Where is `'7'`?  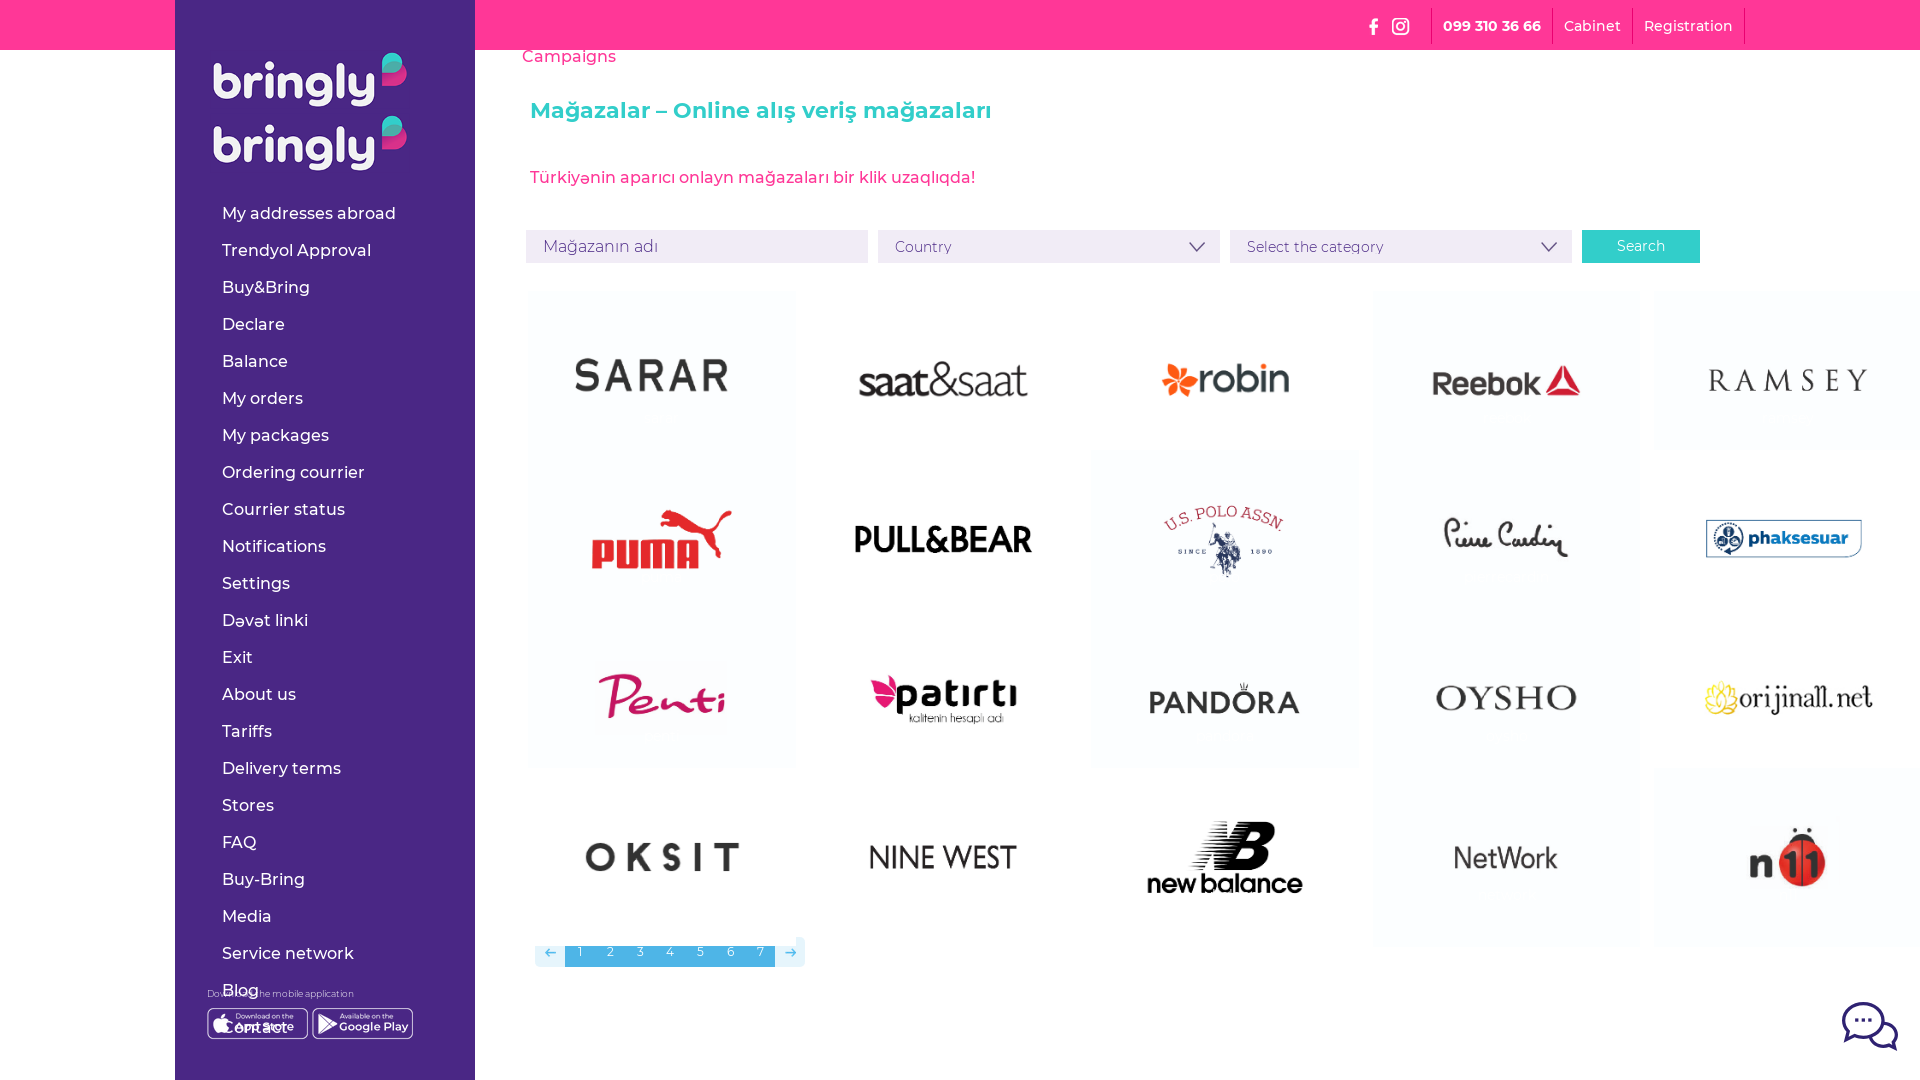
'7' is located at coordinates (758, 951).